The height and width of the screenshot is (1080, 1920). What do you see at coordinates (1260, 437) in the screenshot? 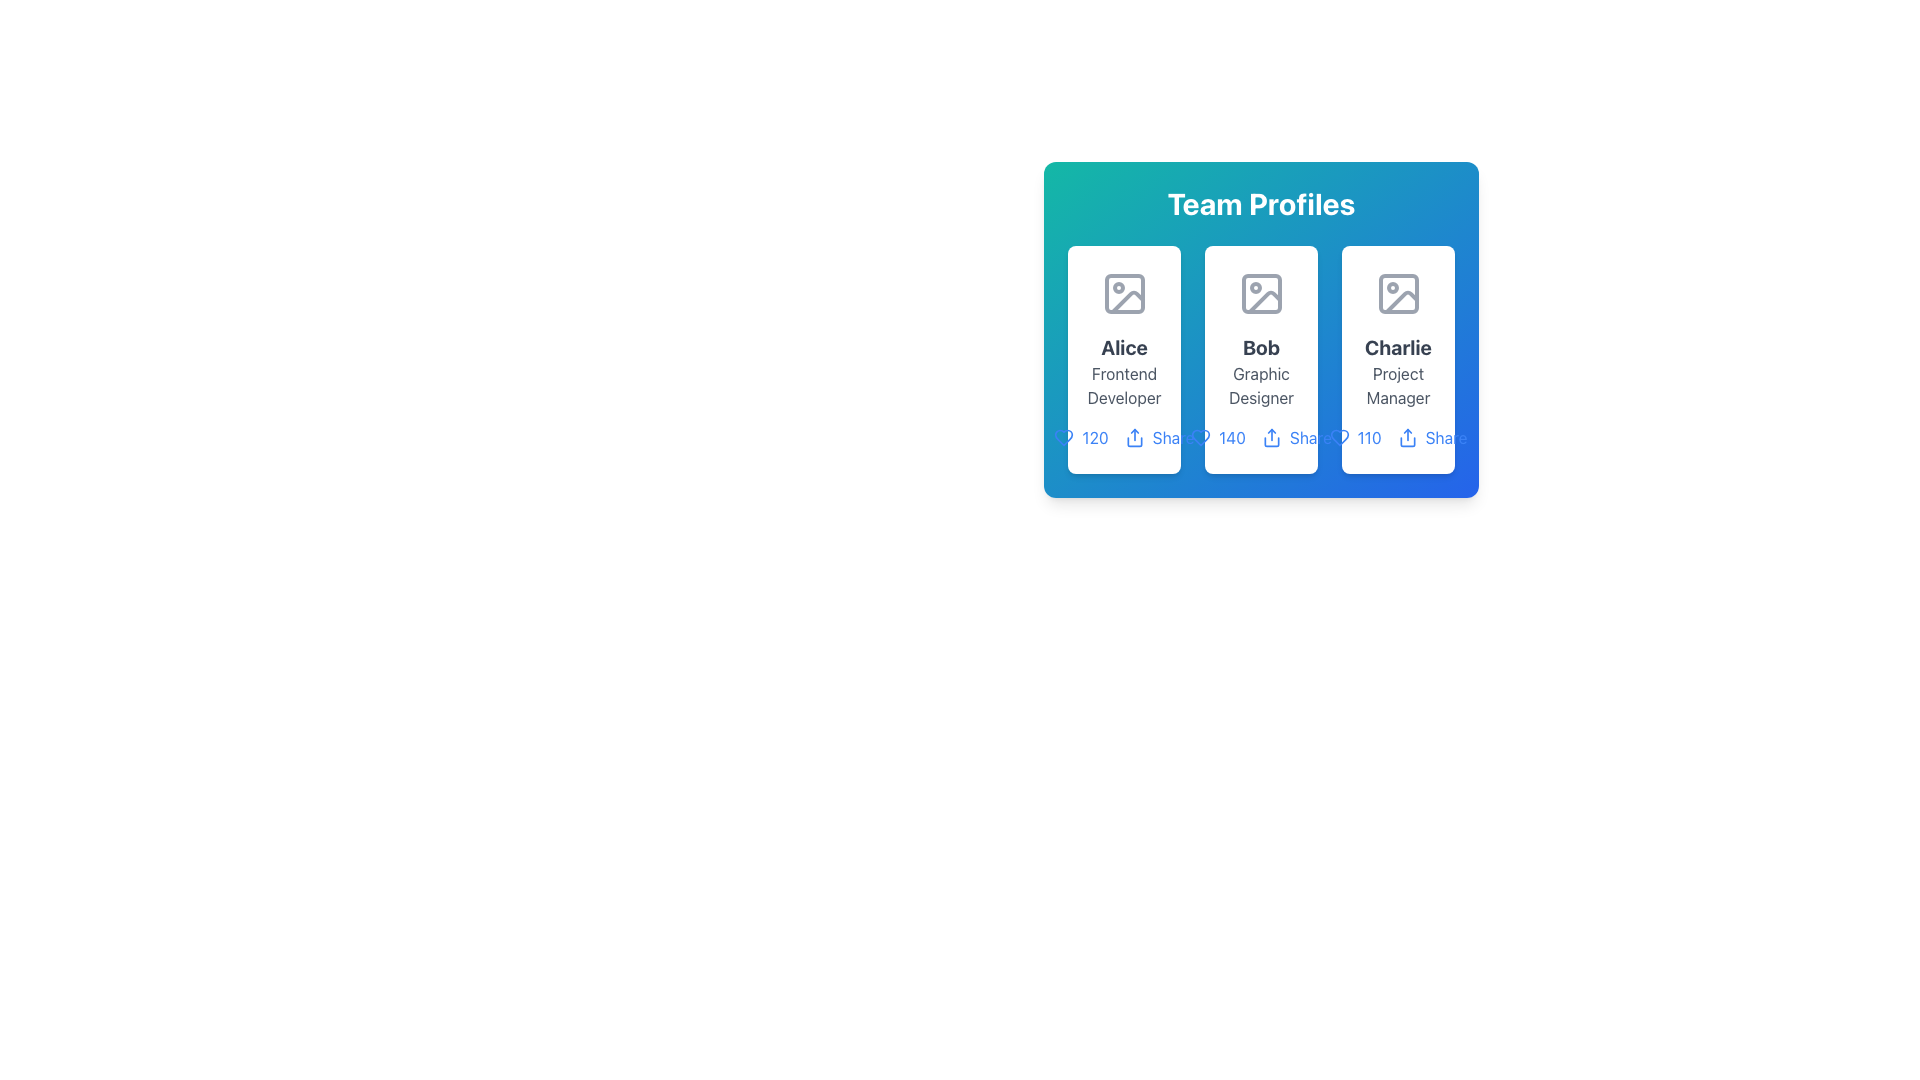
I see `the 'Share' text located in the grouped content below the profile card labeled 'Bob'` at bounding box center [1260, 437].